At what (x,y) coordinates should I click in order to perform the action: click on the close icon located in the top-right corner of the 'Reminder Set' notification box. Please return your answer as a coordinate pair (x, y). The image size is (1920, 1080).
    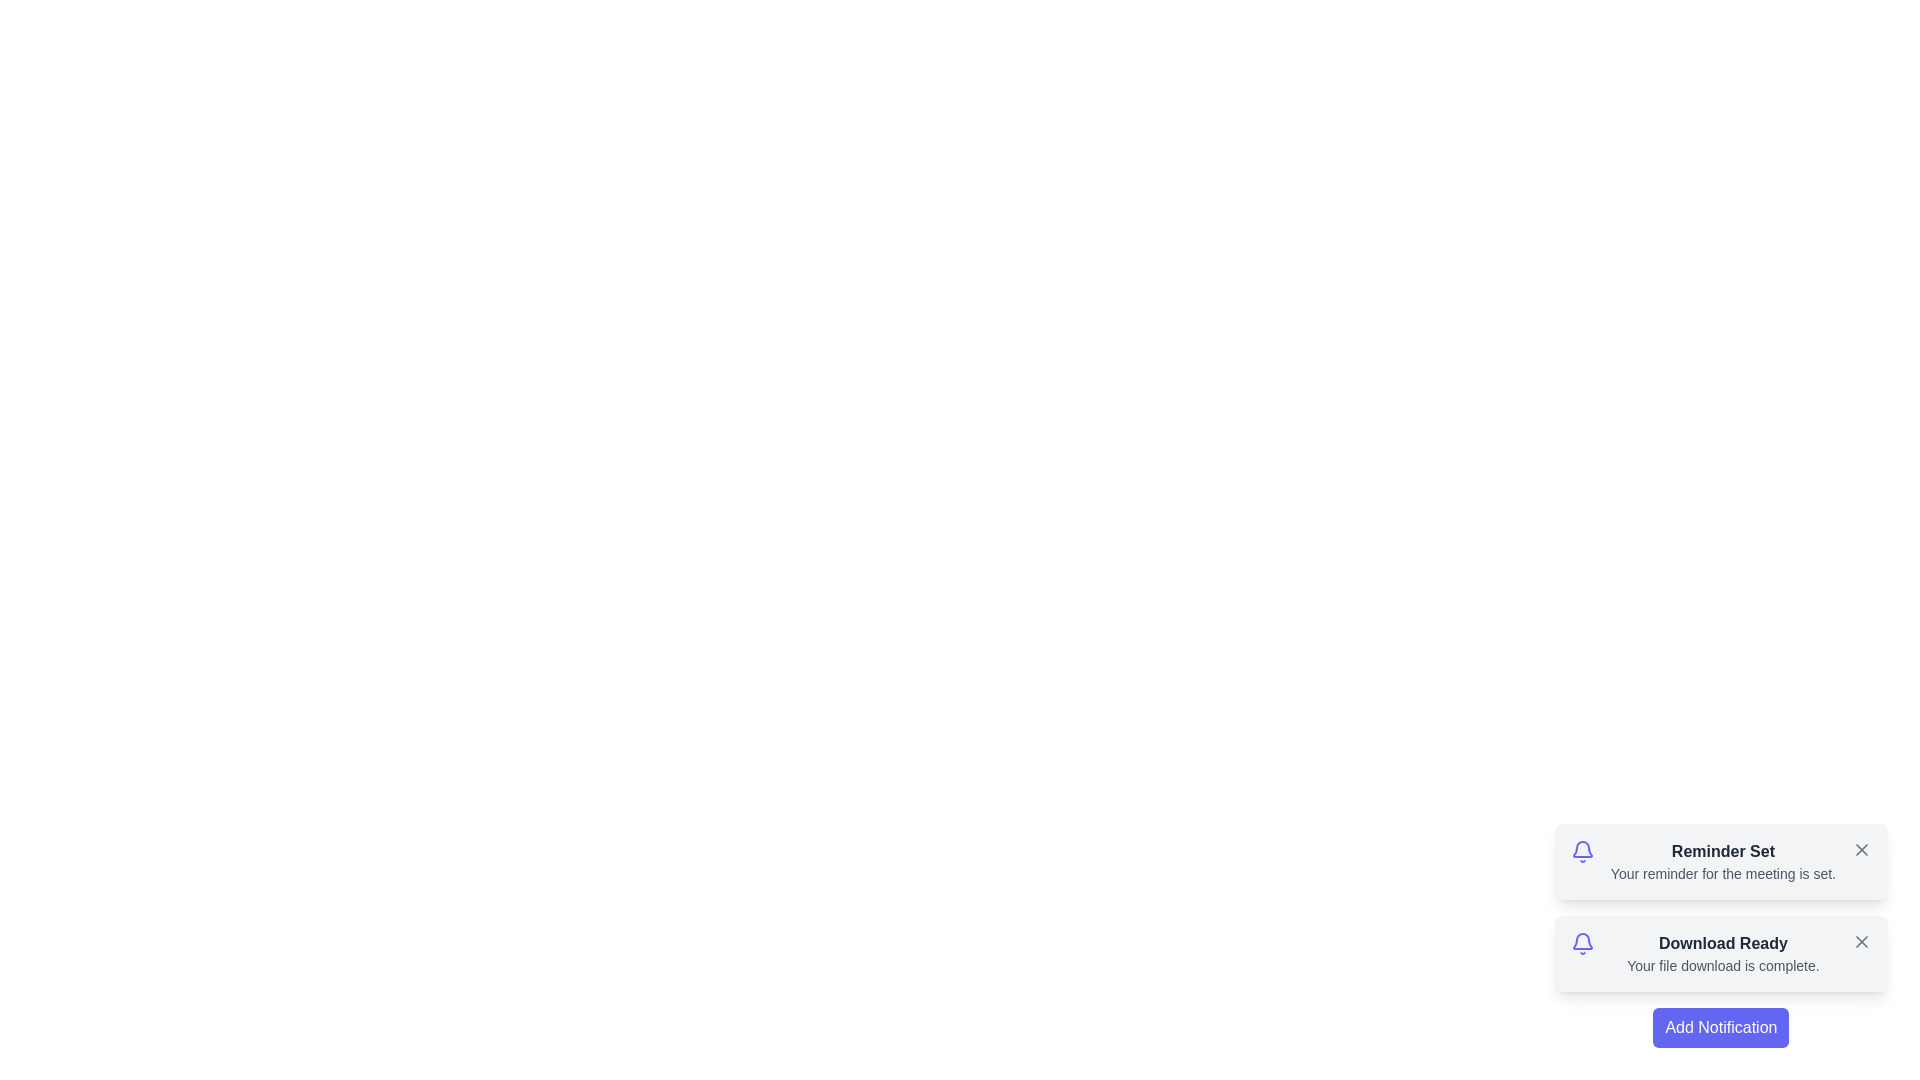
    Looking at the image, I should click on (1861, 849).